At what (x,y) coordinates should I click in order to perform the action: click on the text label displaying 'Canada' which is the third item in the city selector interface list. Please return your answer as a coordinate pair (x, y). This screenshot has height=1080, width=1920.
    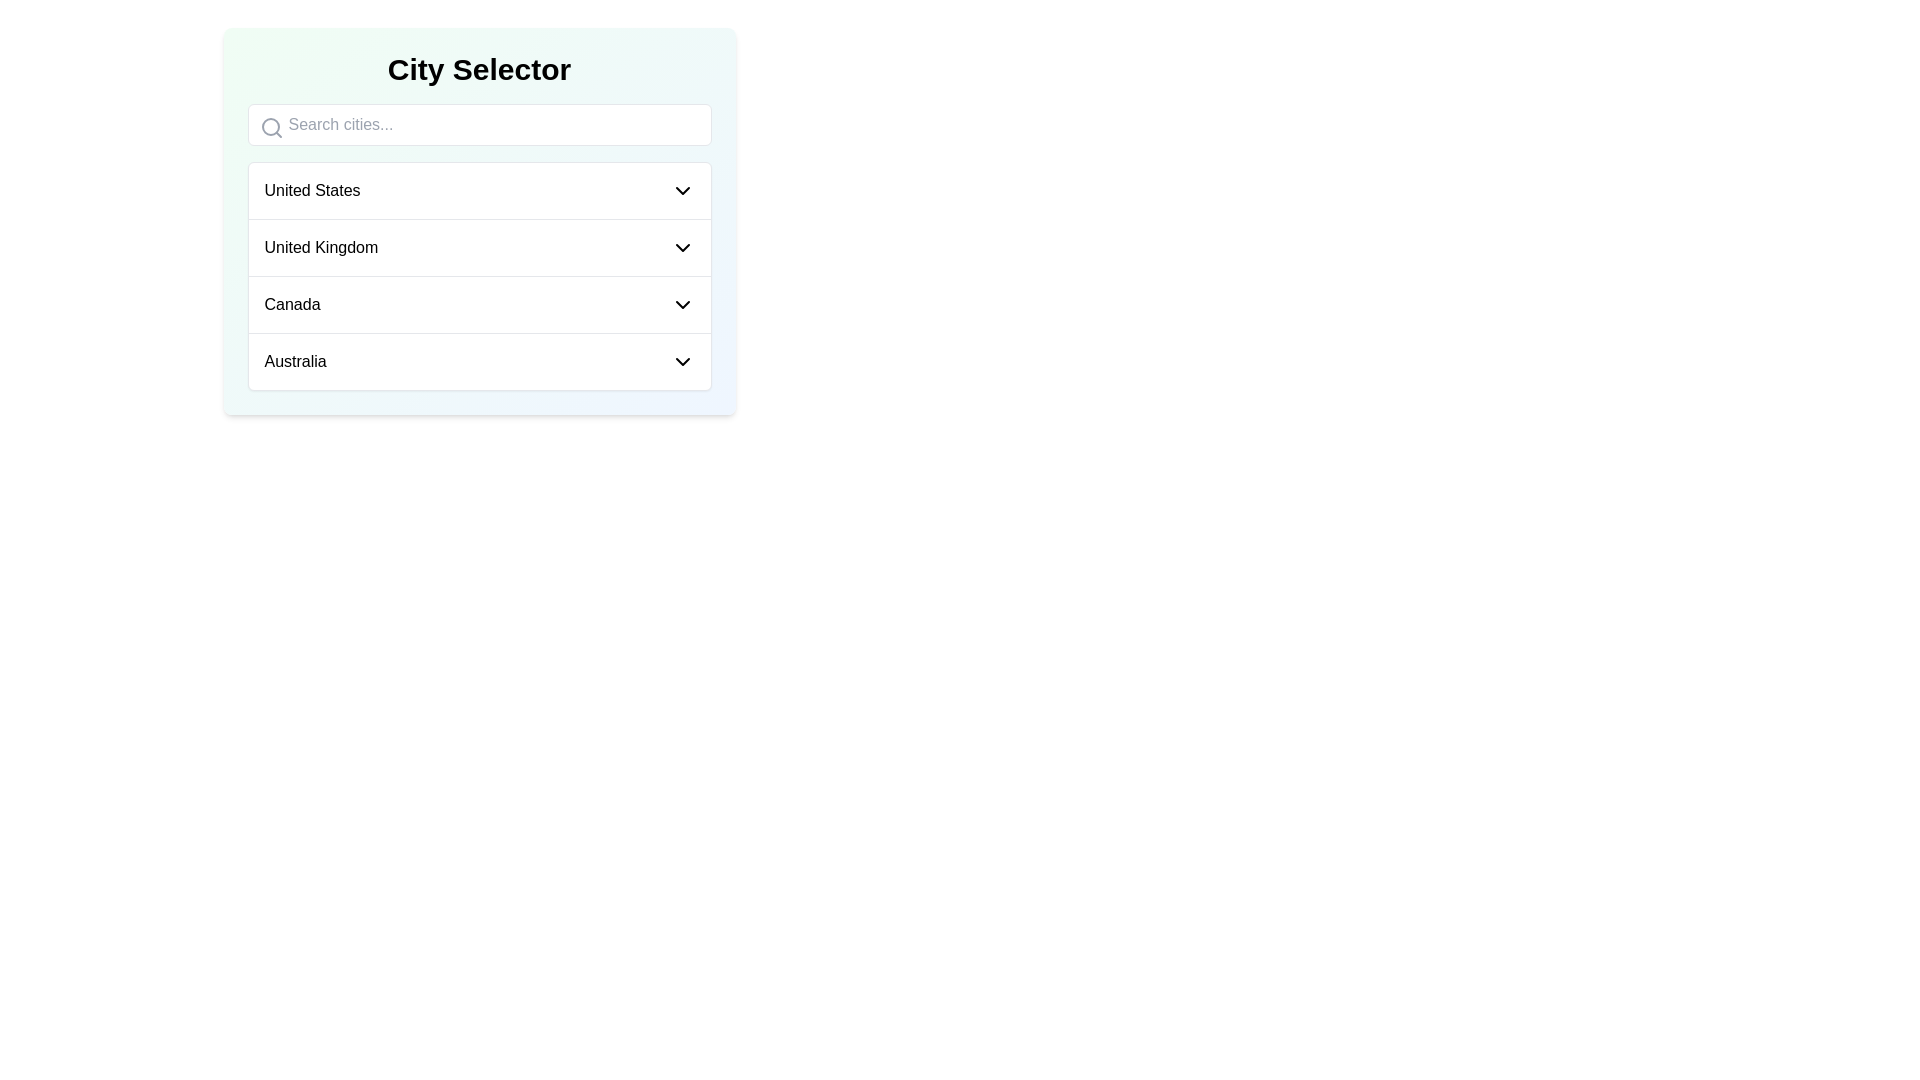
    Looking at the image, I should click on (291, 304).